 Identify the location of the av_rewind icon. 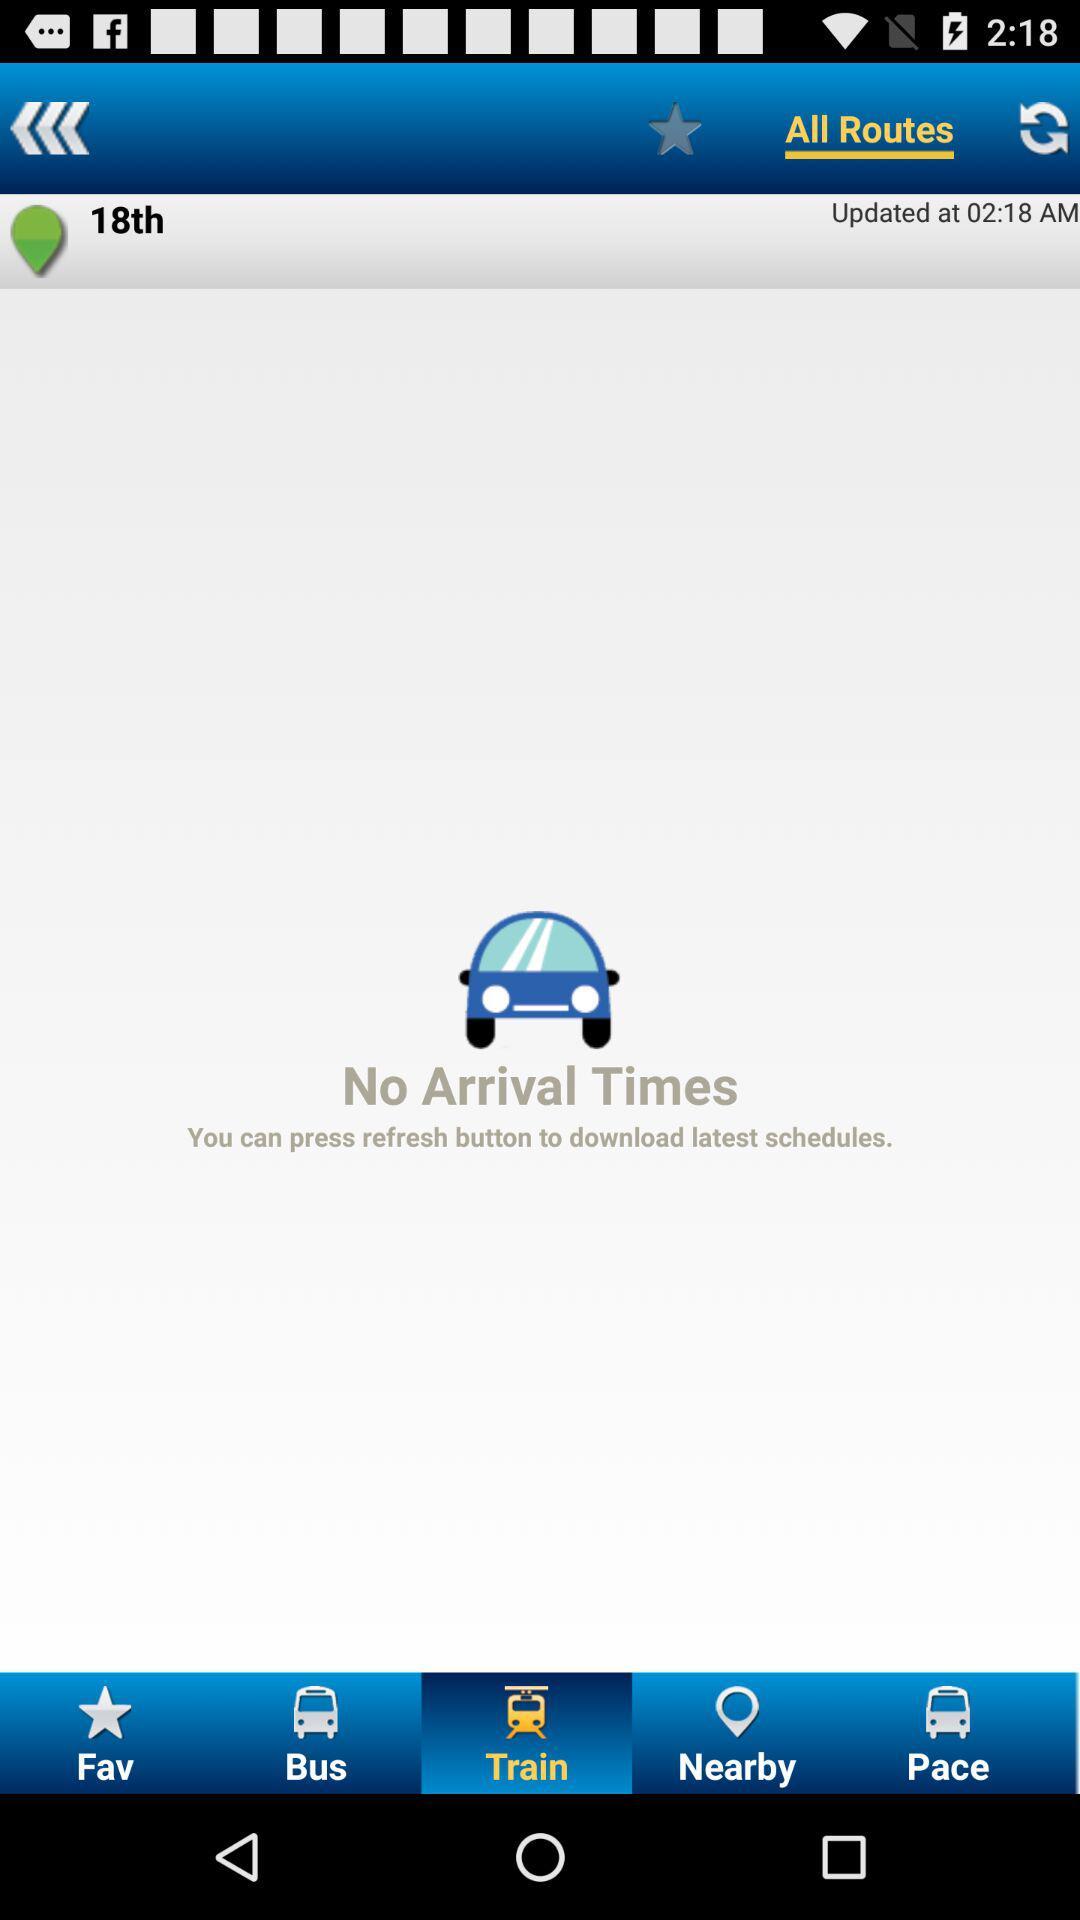
(48, 136).